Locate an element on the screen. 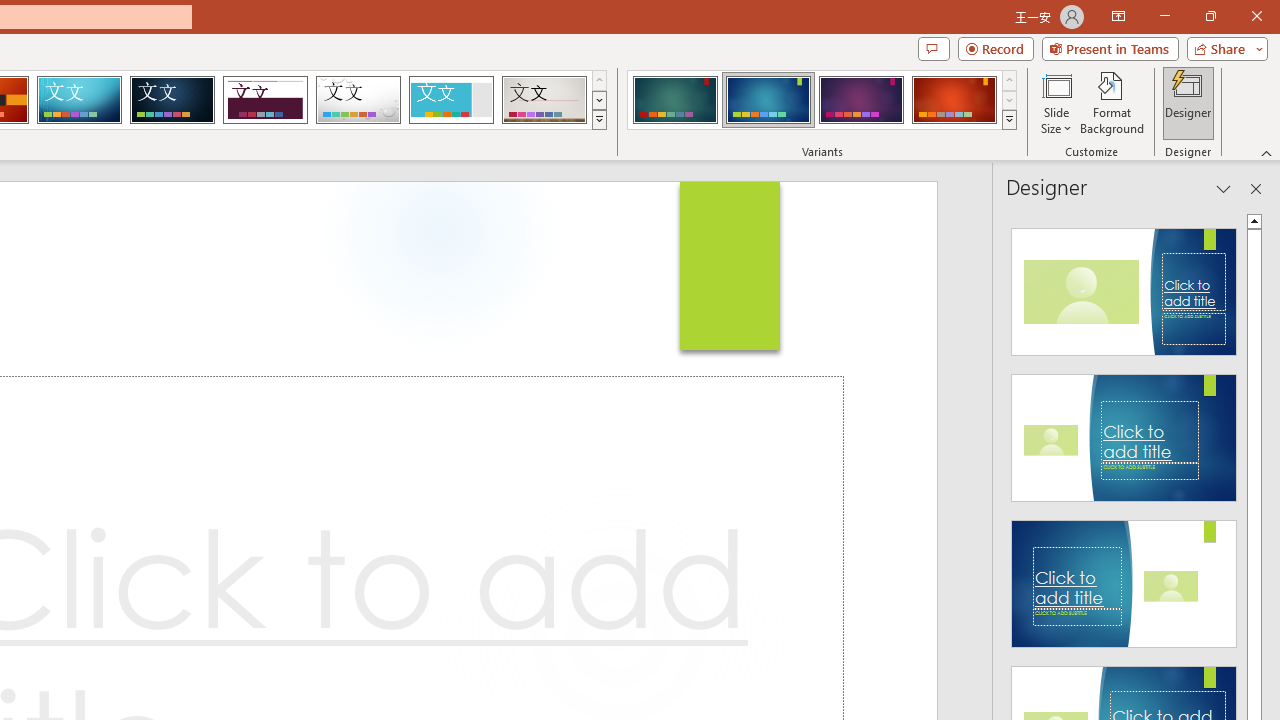 This screenshot has width=1280, height=720. 'Row up' is located at coordinates (1009, 79).